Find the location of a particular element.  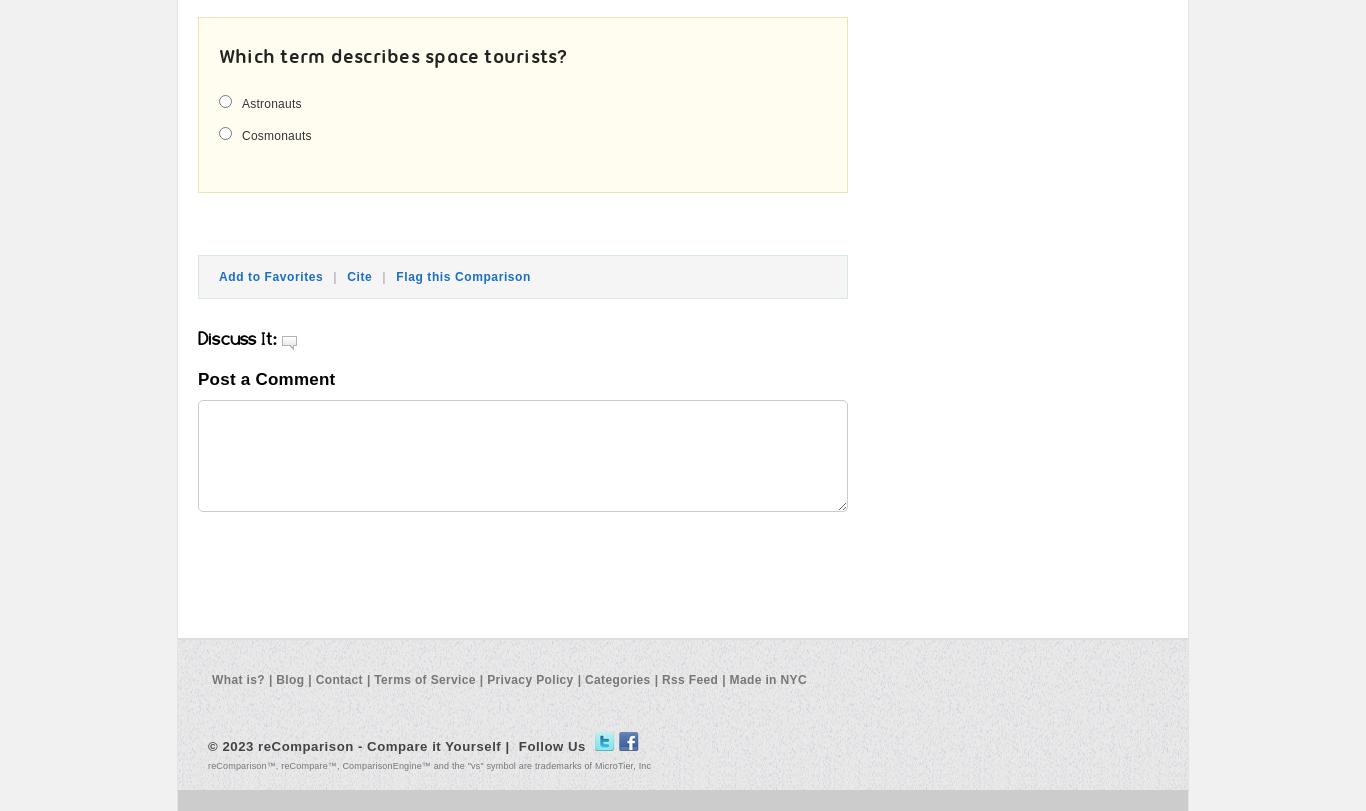

'Categories' is located at coordinates (616, 677).